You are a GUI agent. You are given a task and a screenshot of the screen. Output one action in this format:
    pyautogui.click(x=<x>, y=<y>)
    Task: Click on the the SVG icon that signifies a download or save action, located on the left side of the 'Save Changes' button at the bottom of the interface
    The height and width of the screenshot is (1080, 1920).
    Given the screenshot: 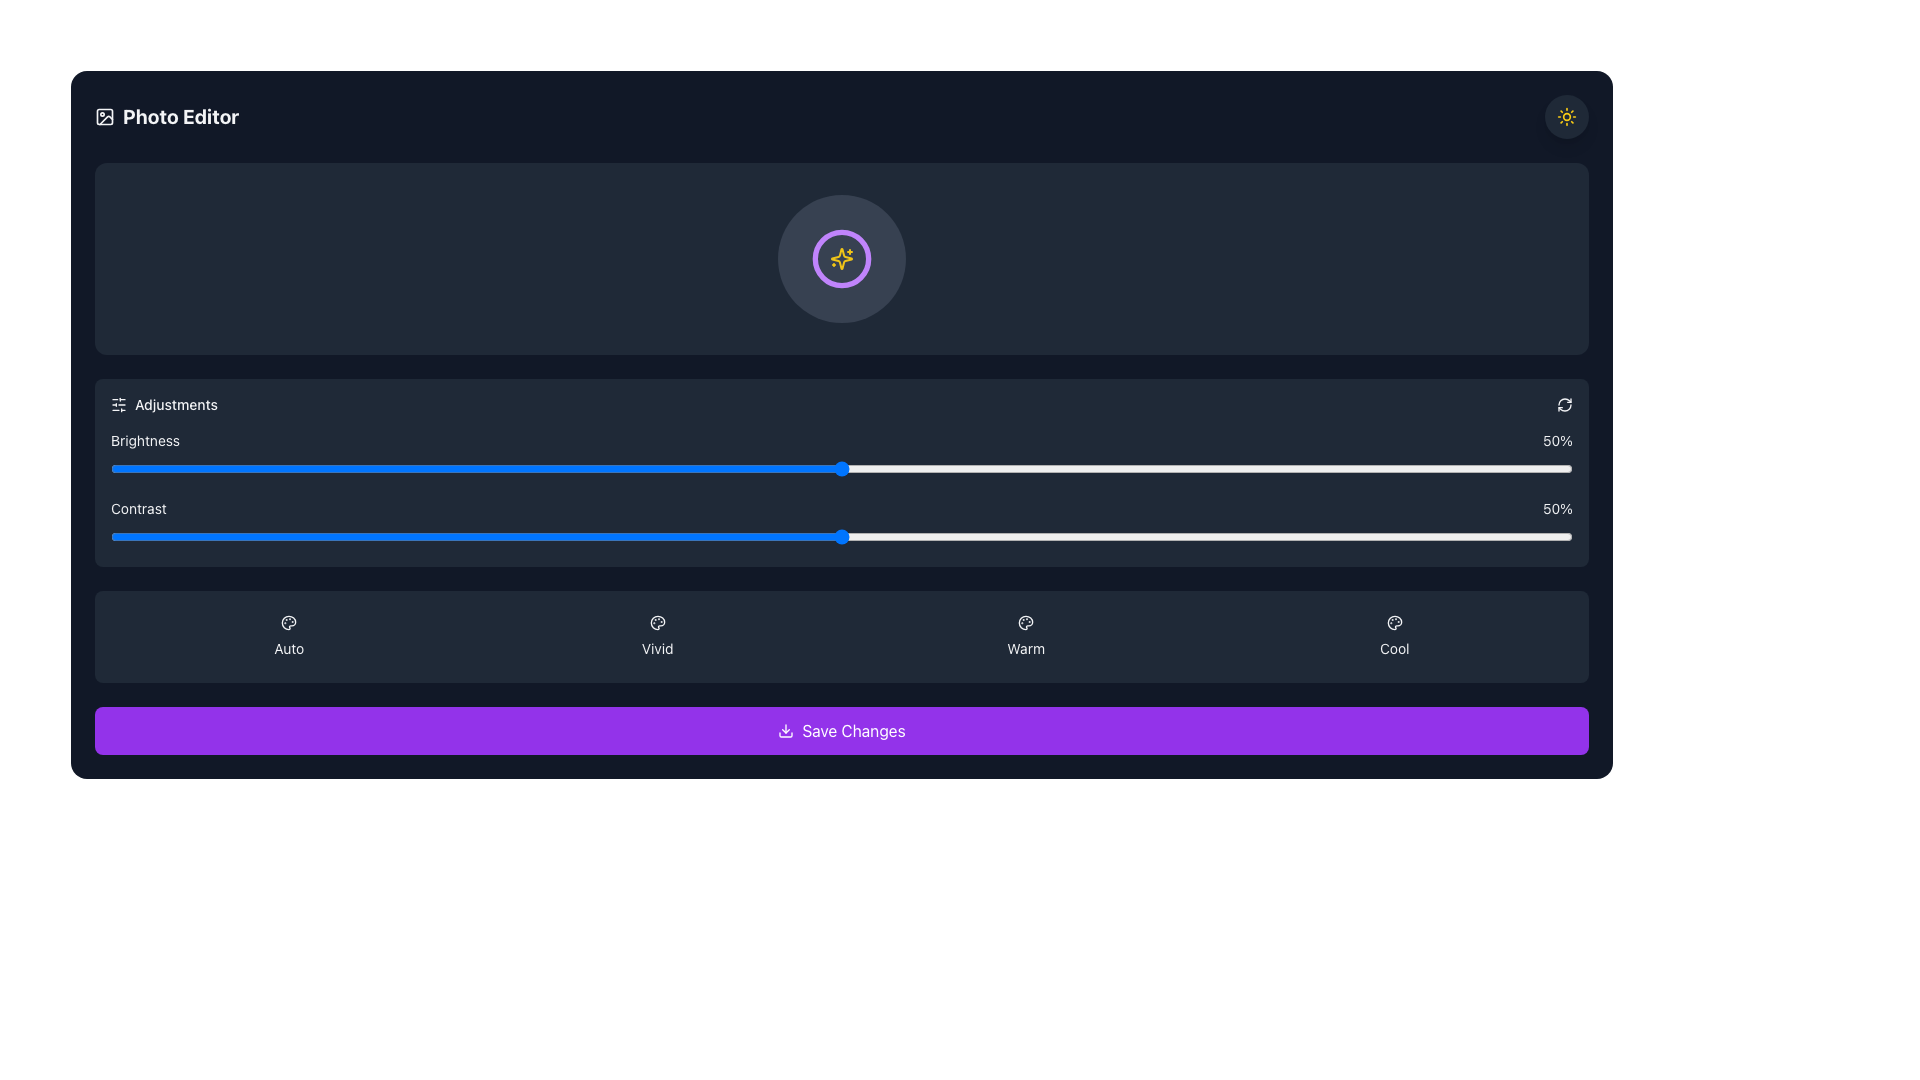 What is the action you would take?
    pyautogui.click(x=785, y=731)
    